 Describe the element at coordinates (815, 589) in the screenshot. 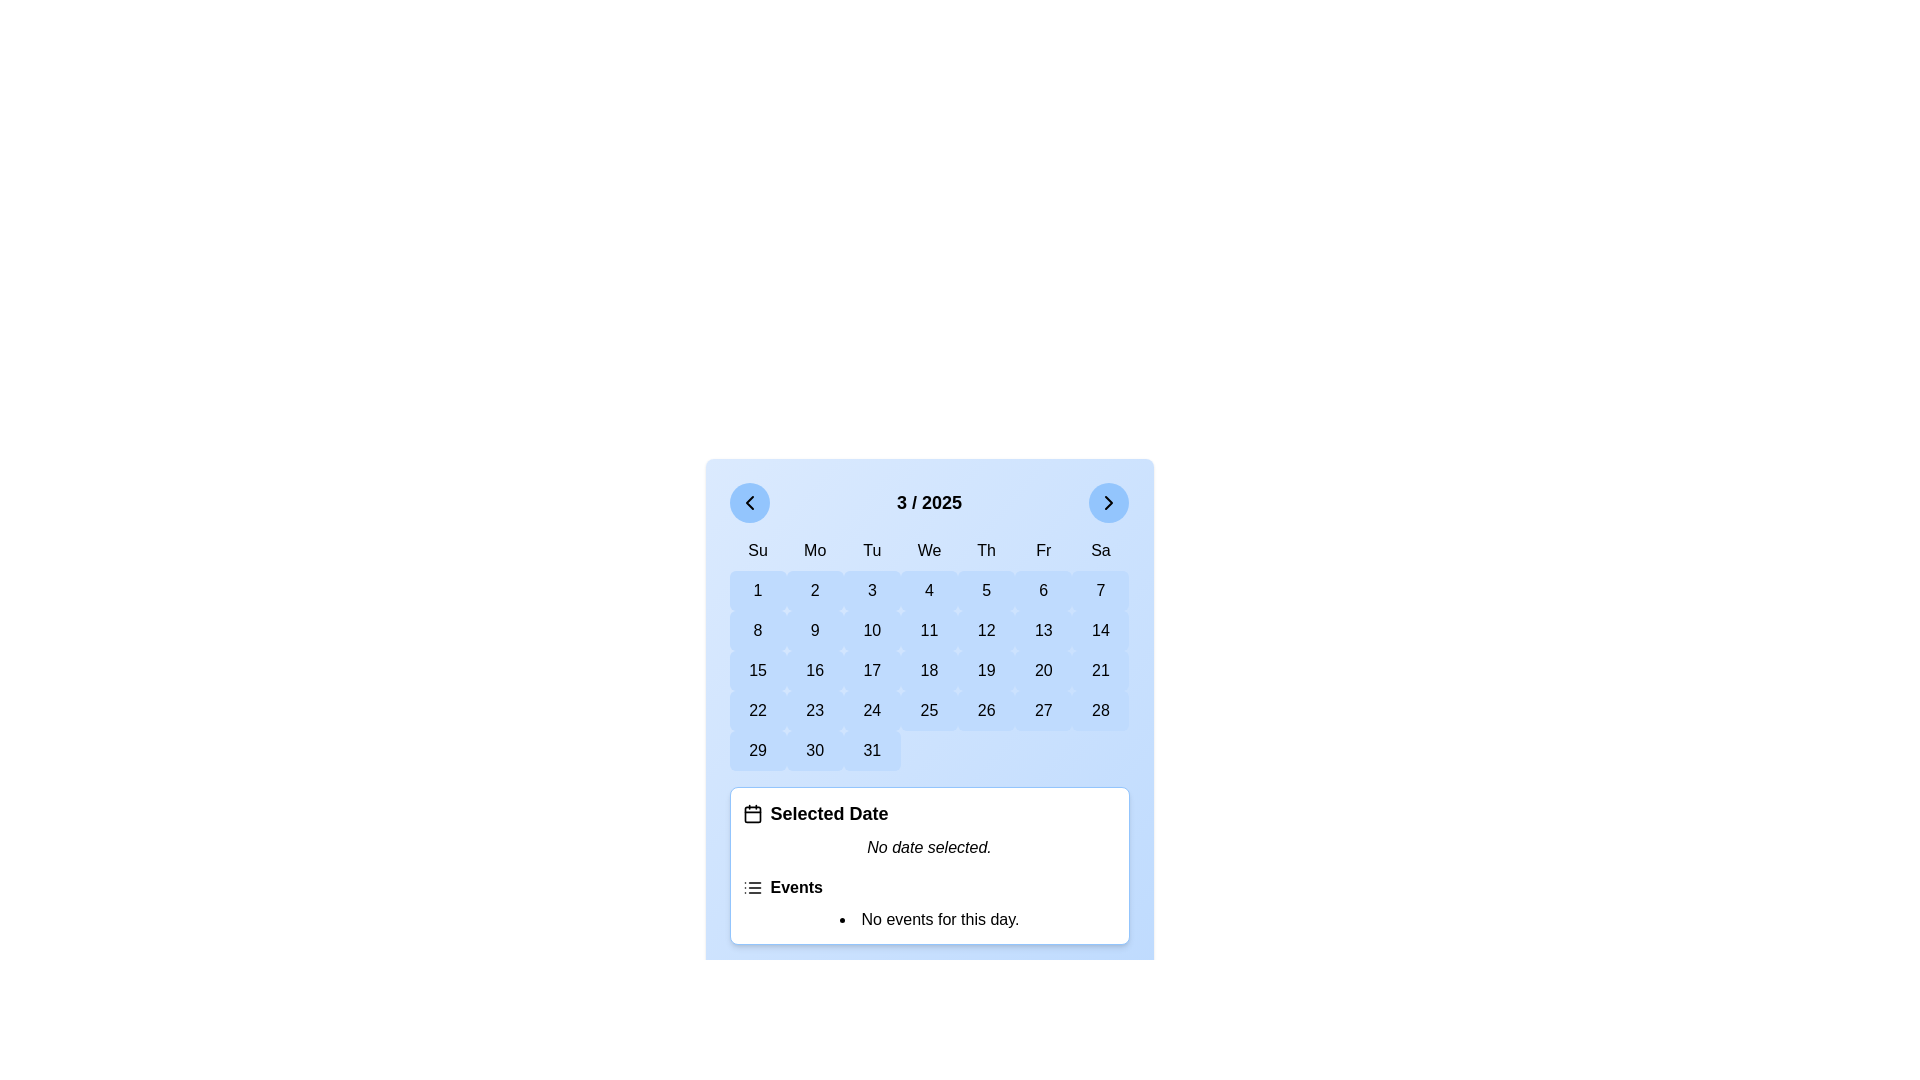

I see `the button representing the second day of the month` at that location.